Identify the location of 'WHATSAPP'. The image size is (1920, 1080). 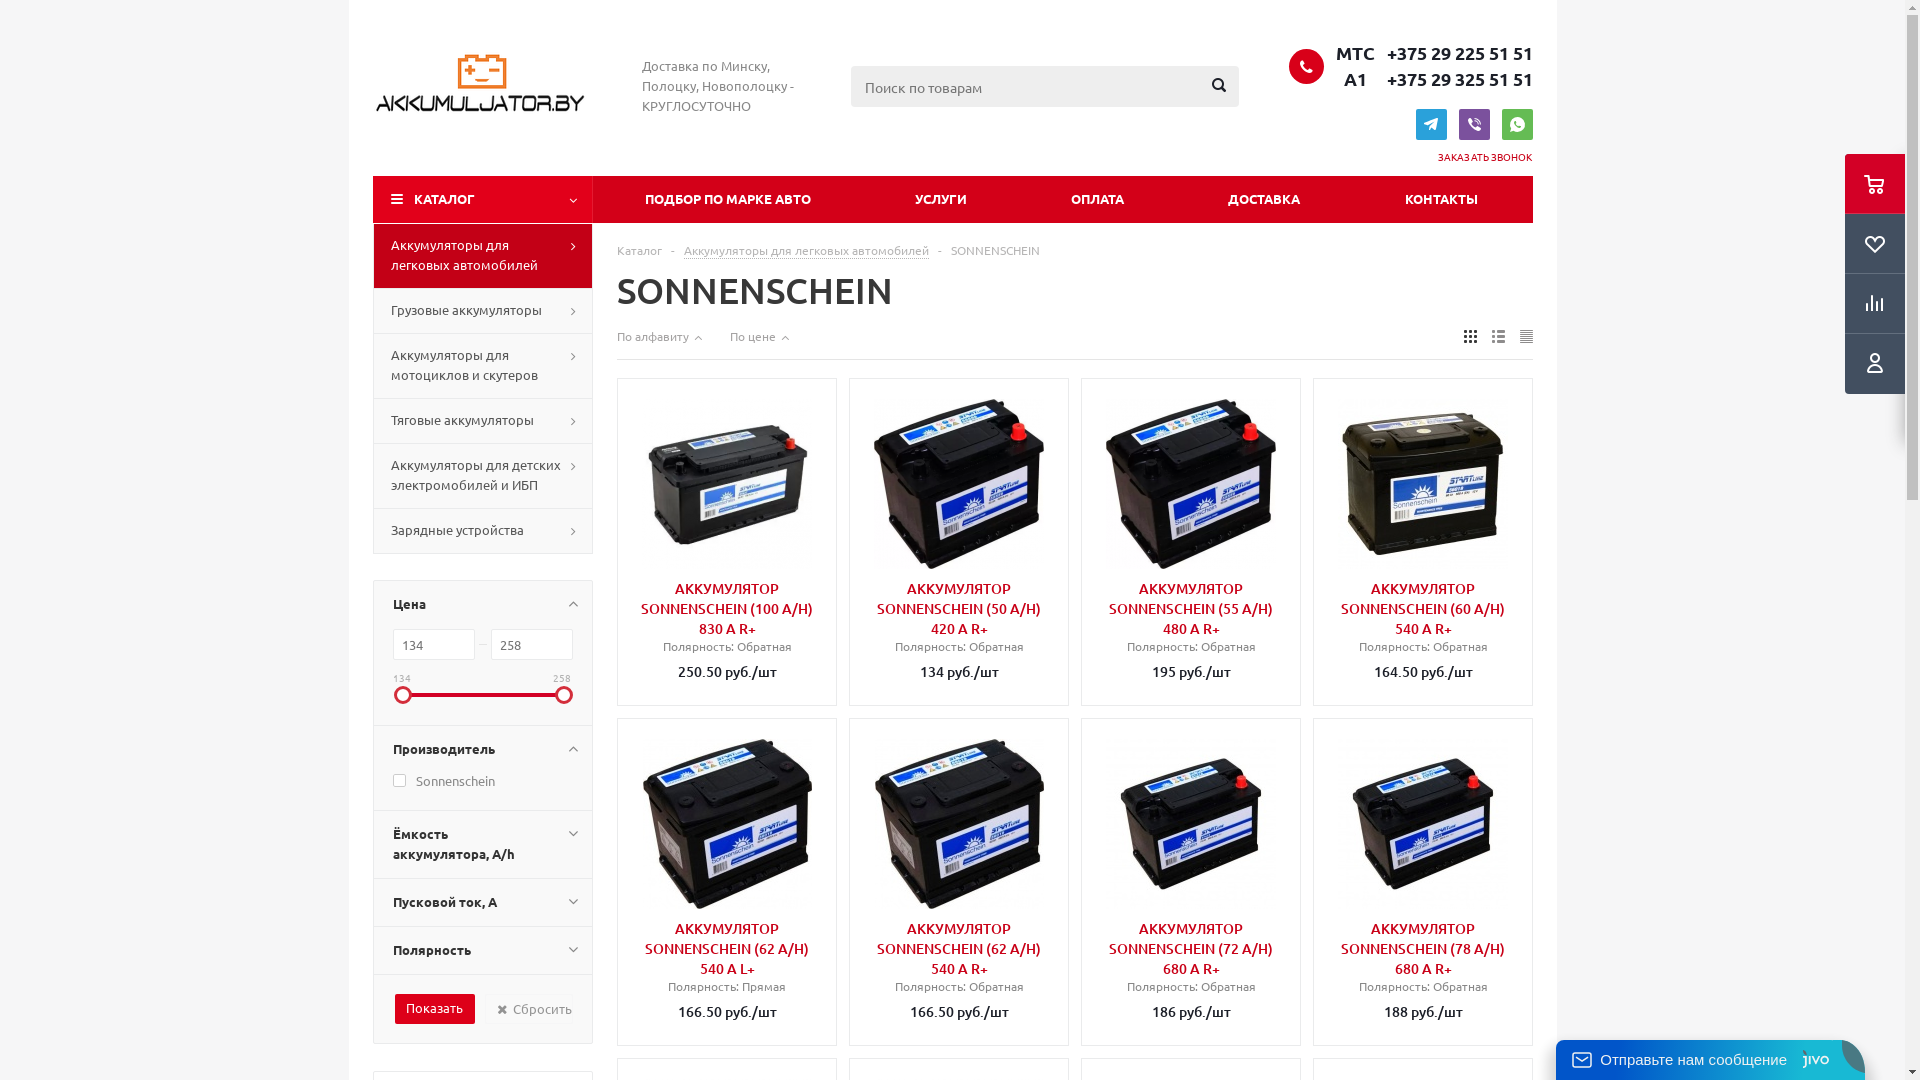
(1517, 124).